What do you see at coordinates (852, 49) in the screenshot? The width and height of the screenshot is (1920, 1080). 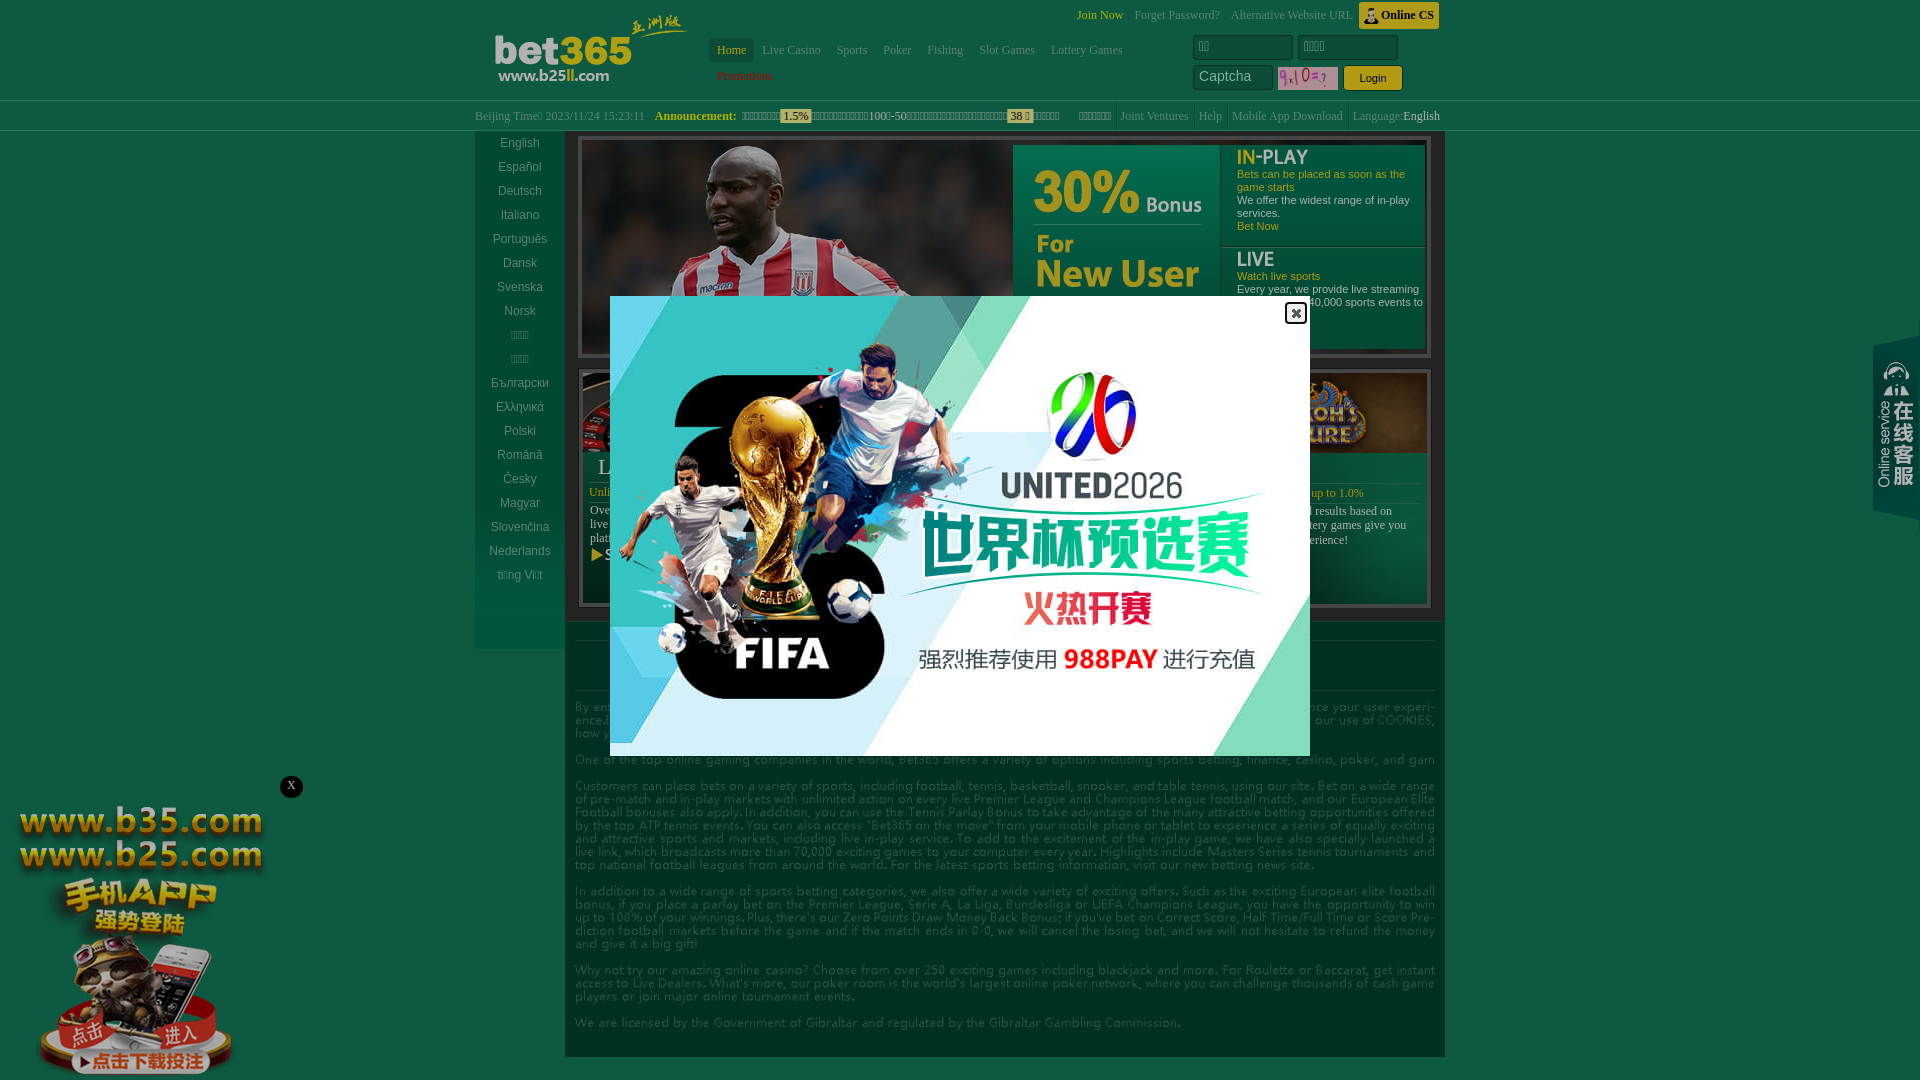 I see `'Sports'` at bounding box center [852, 49].